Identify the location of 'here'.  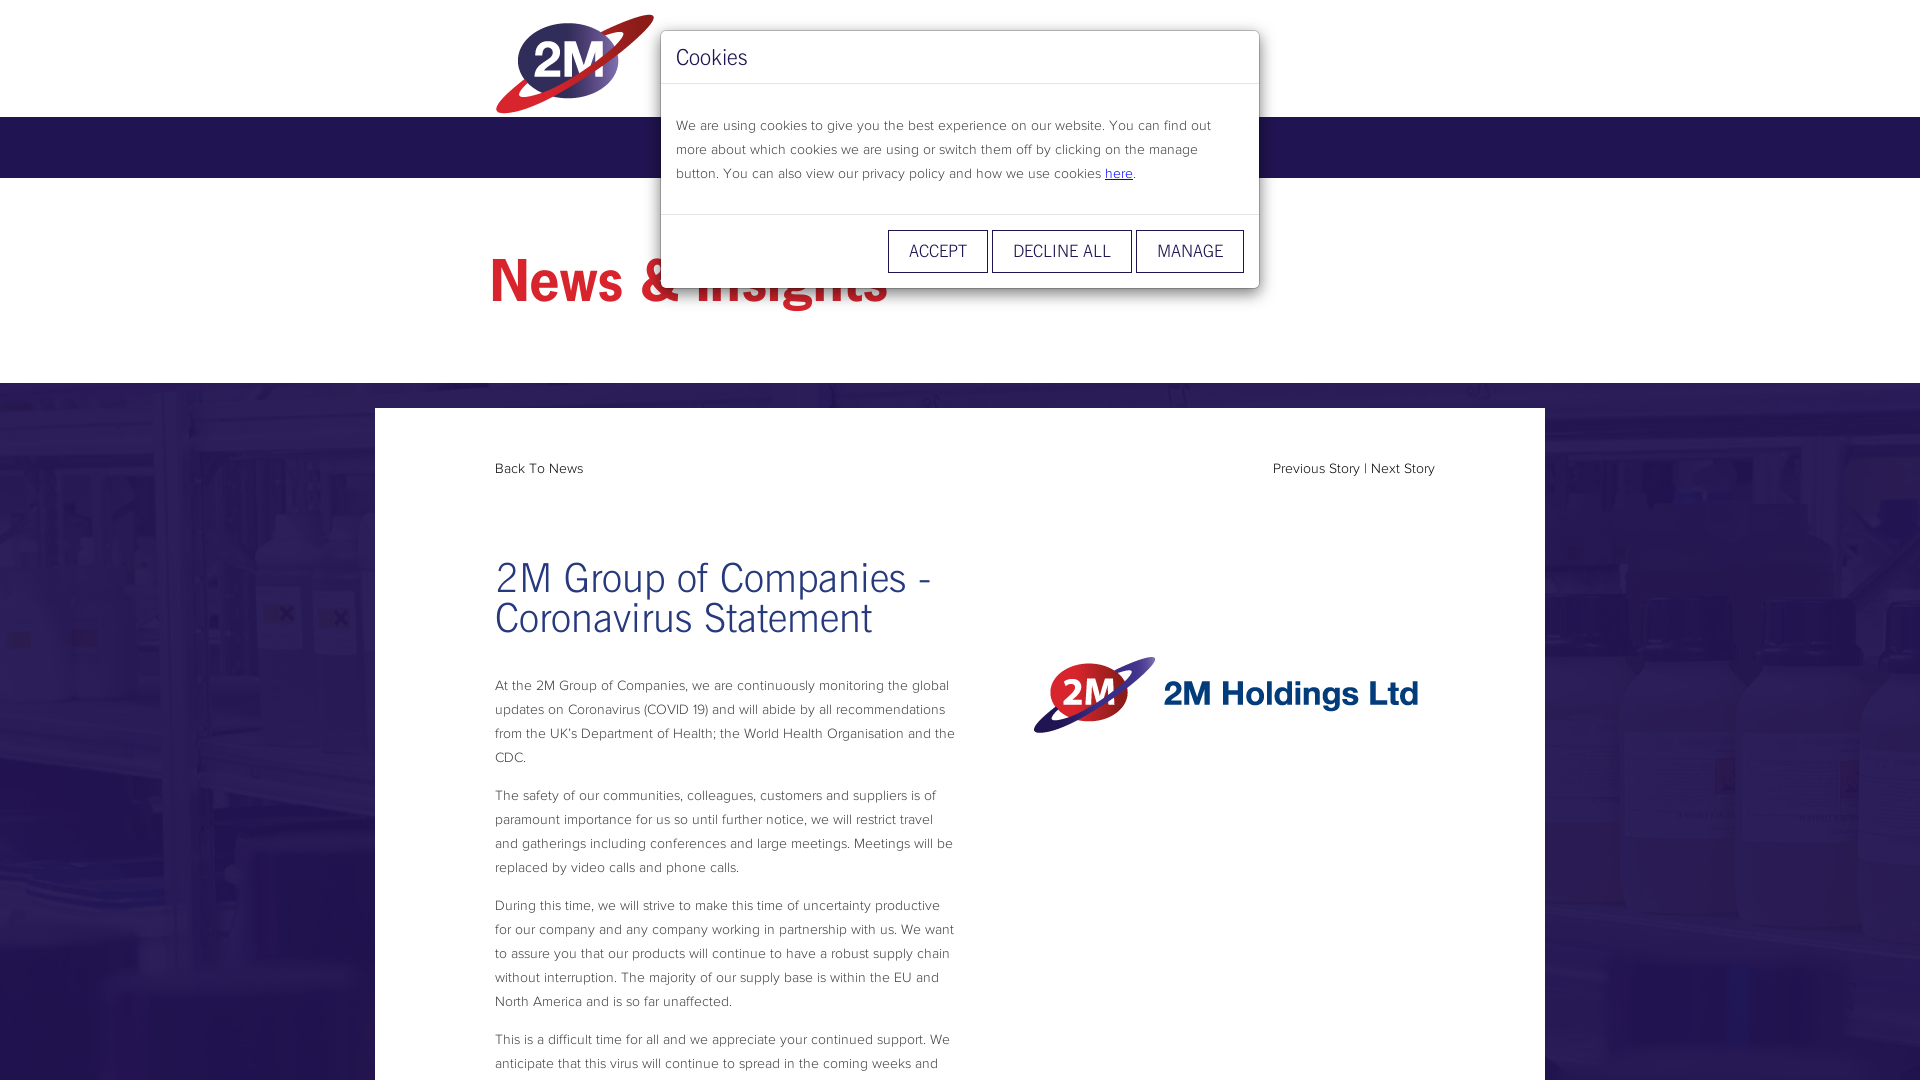
(1117, 172).